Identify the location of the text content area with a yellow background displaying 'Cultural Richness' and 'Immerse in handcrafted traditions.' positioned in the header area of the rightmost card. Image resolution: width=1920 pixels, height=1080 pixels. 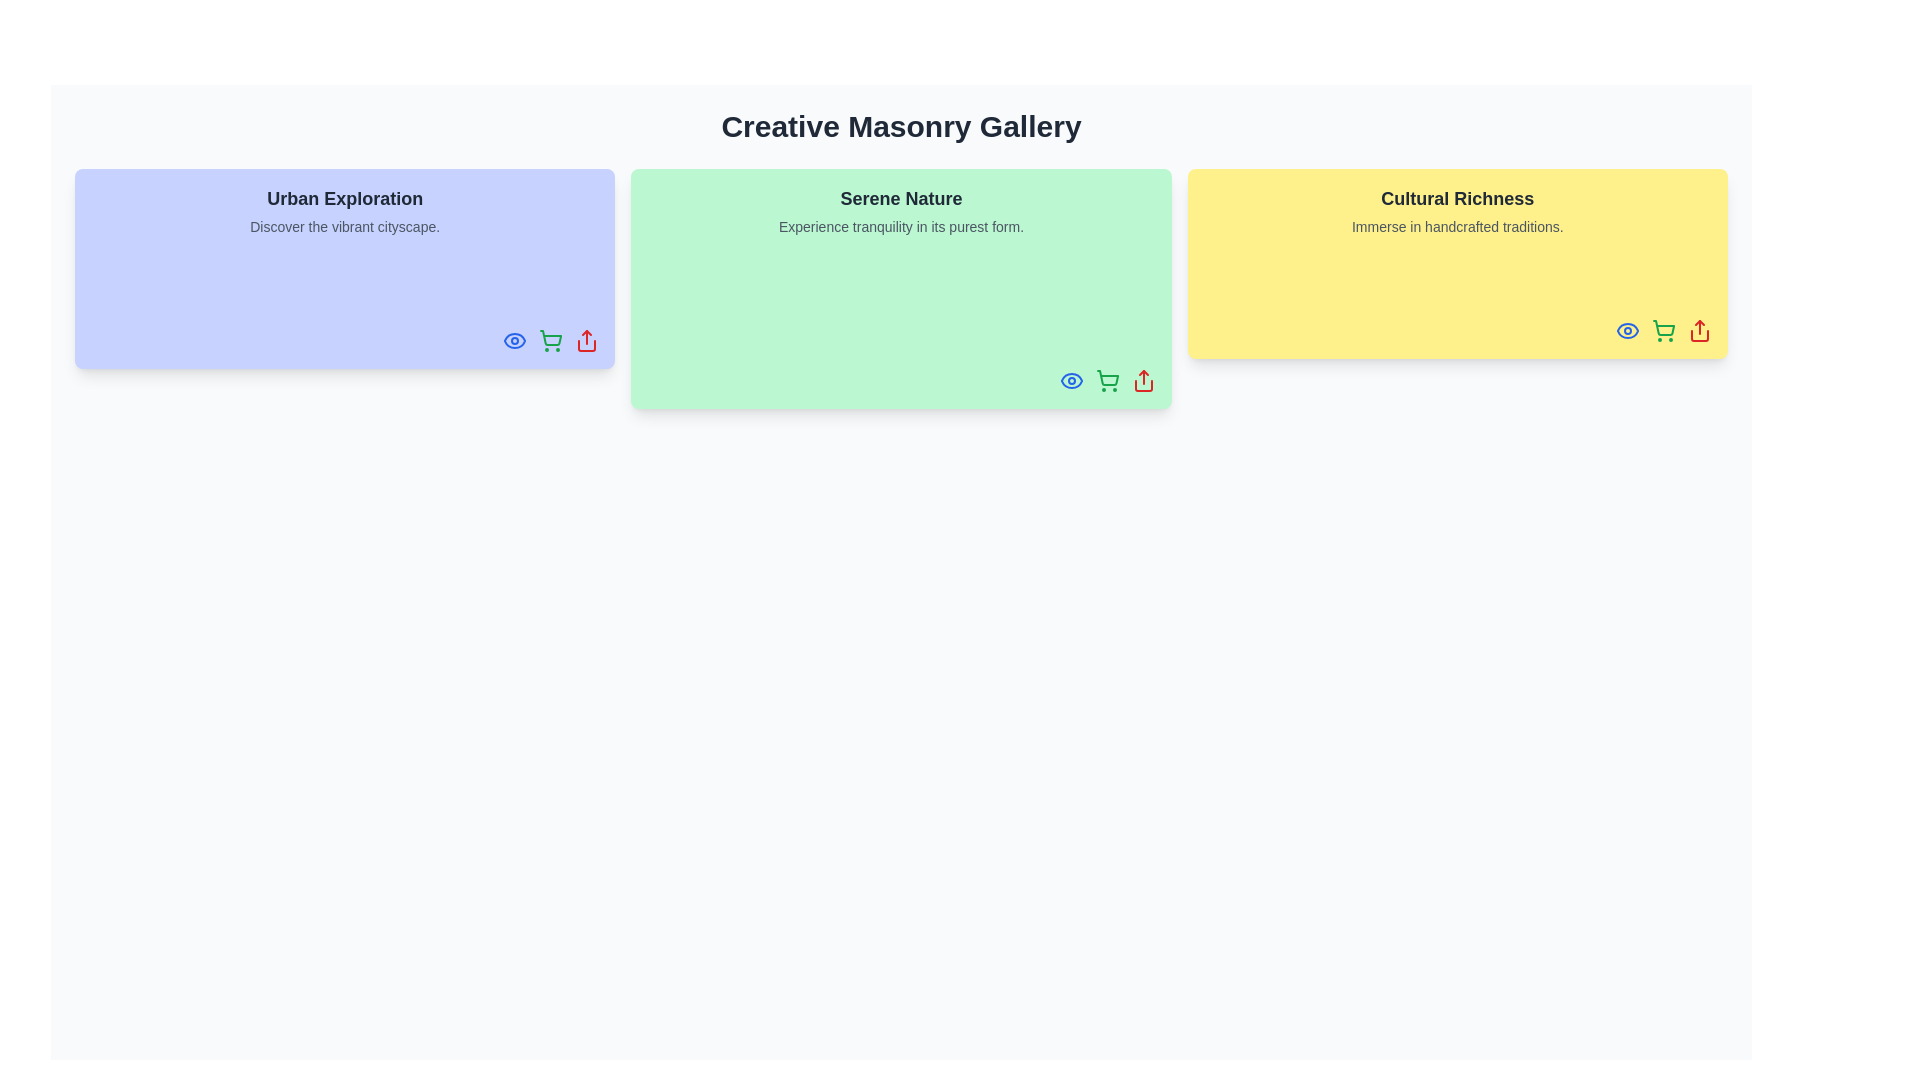
(1457, 211).